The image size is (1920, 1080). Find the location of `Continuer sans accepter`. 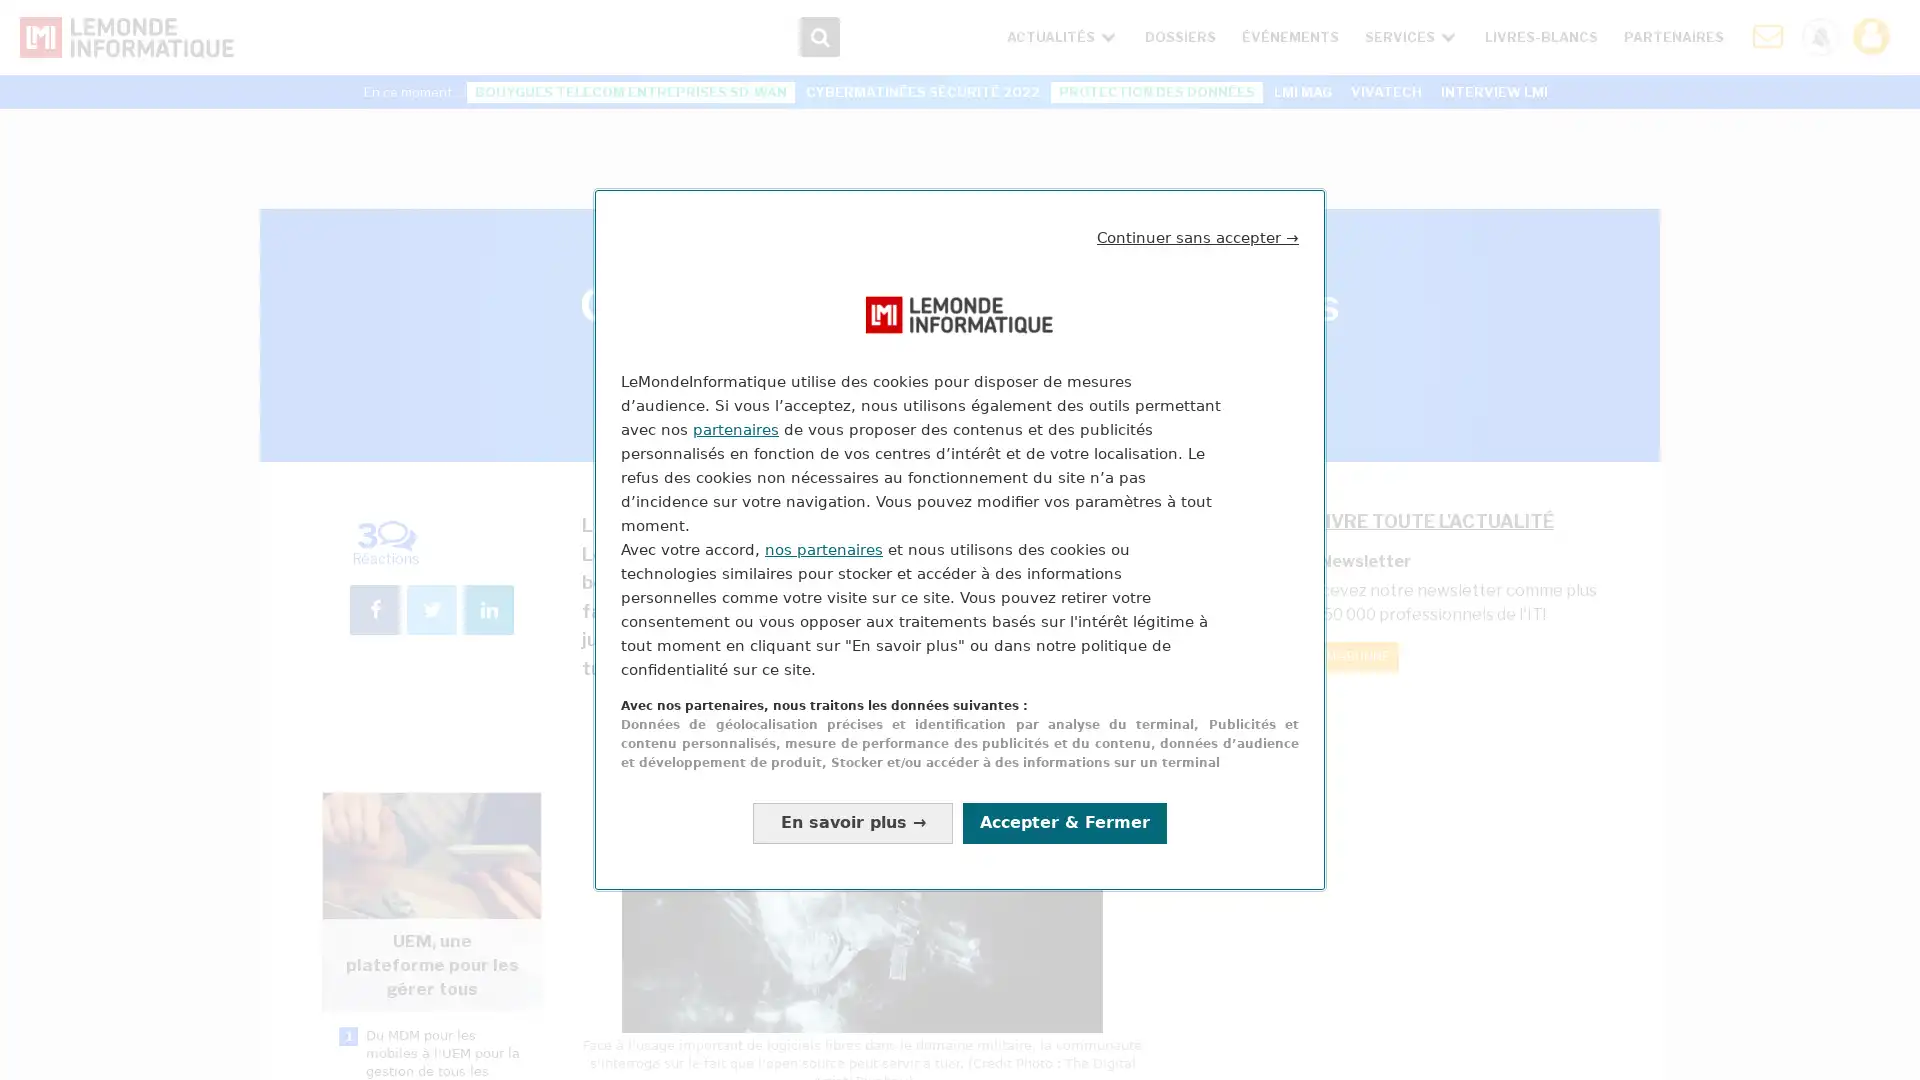

Continuer sans accepter is located at coordinates (1198, 237).